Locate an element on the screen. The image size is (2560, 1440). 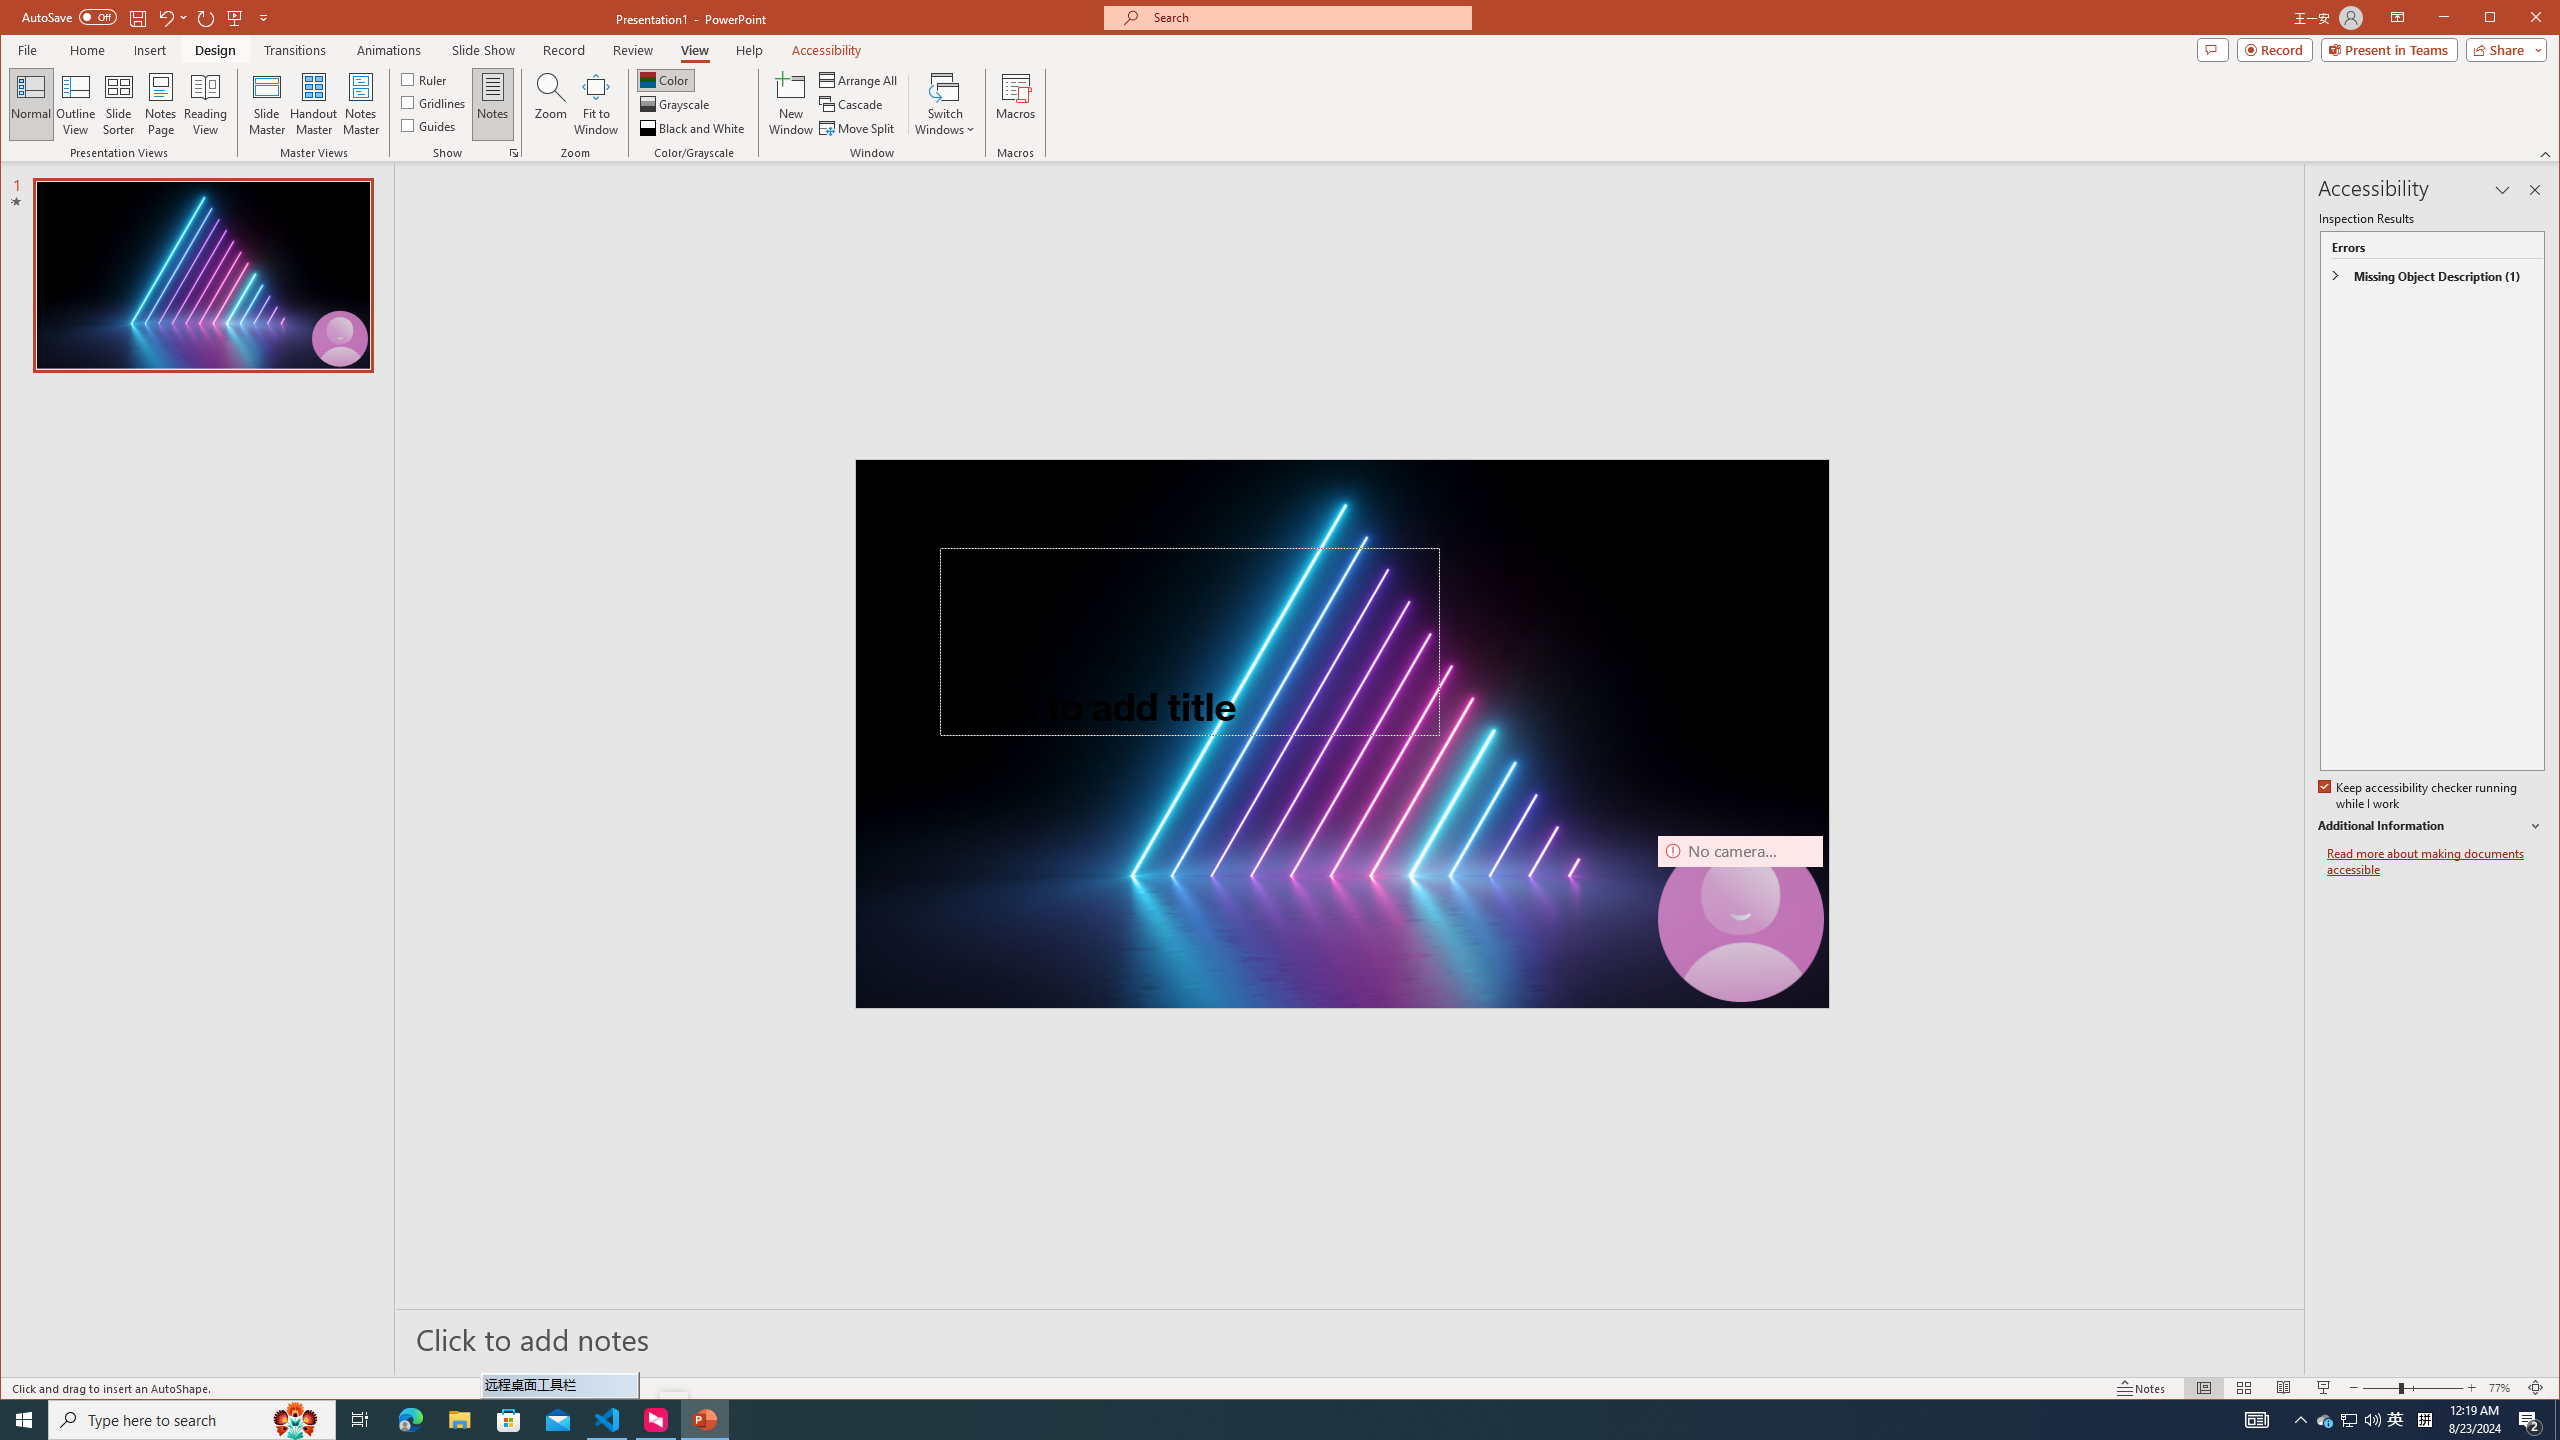
'Gridlines' is located at coordinates (432, 102).